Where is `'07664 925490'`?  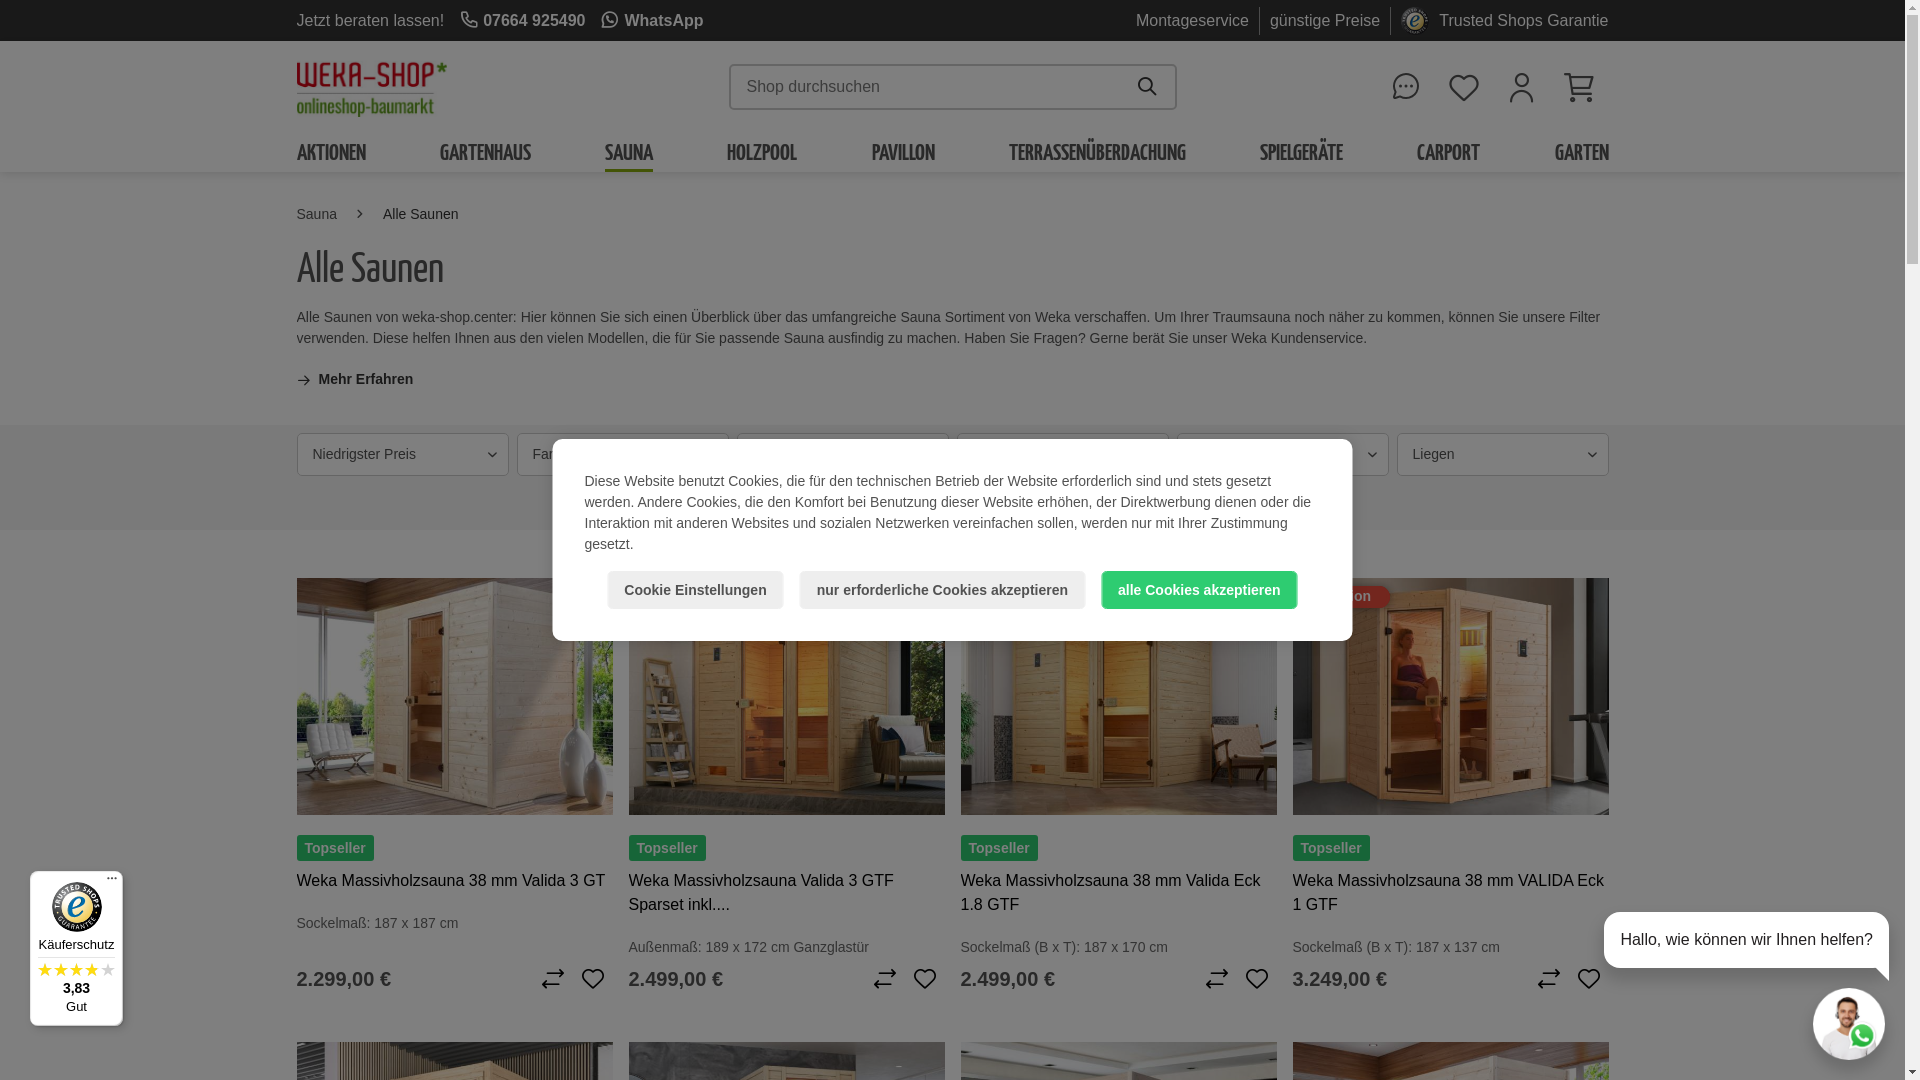 '07664 925490' is located at coordinates (522, 19).